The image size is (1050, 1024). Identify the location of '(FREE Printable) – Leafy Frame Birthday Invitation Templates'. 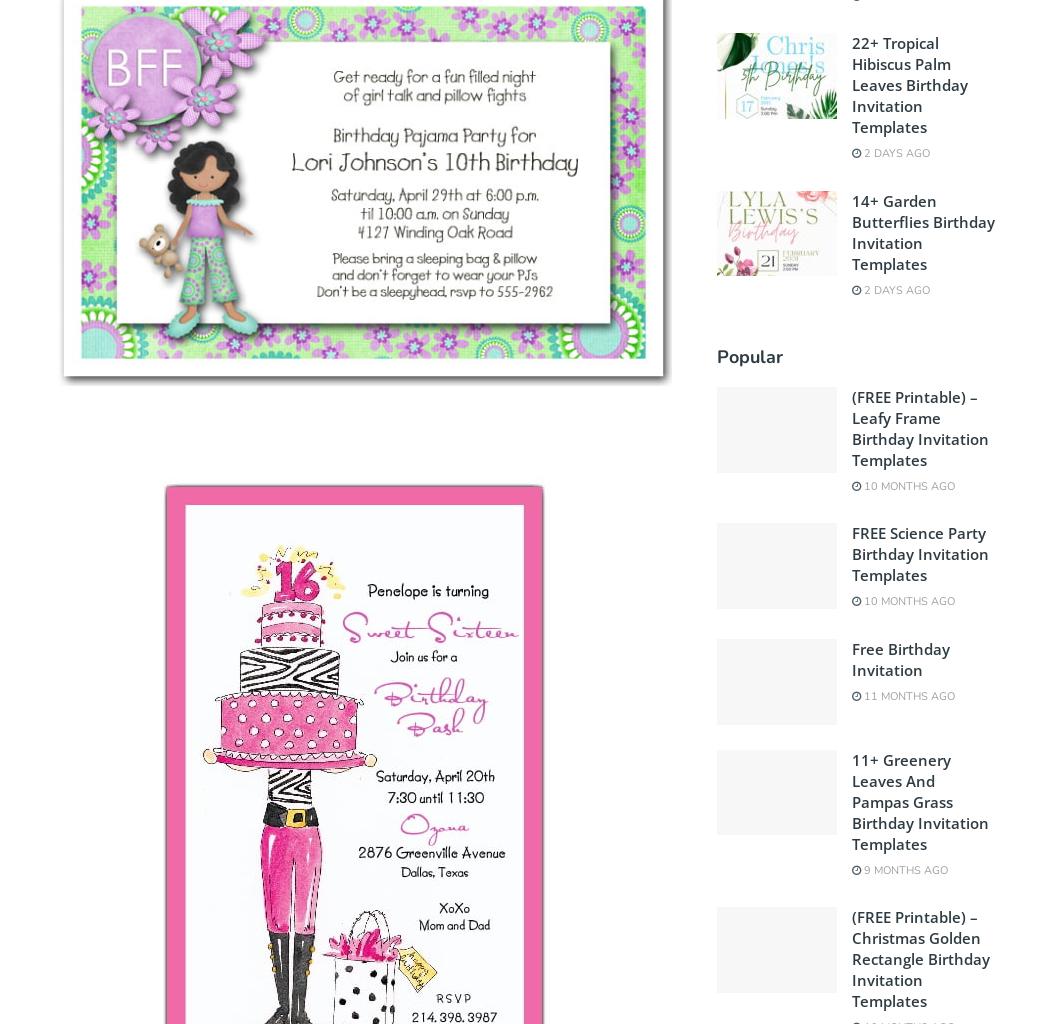
(919, 428).